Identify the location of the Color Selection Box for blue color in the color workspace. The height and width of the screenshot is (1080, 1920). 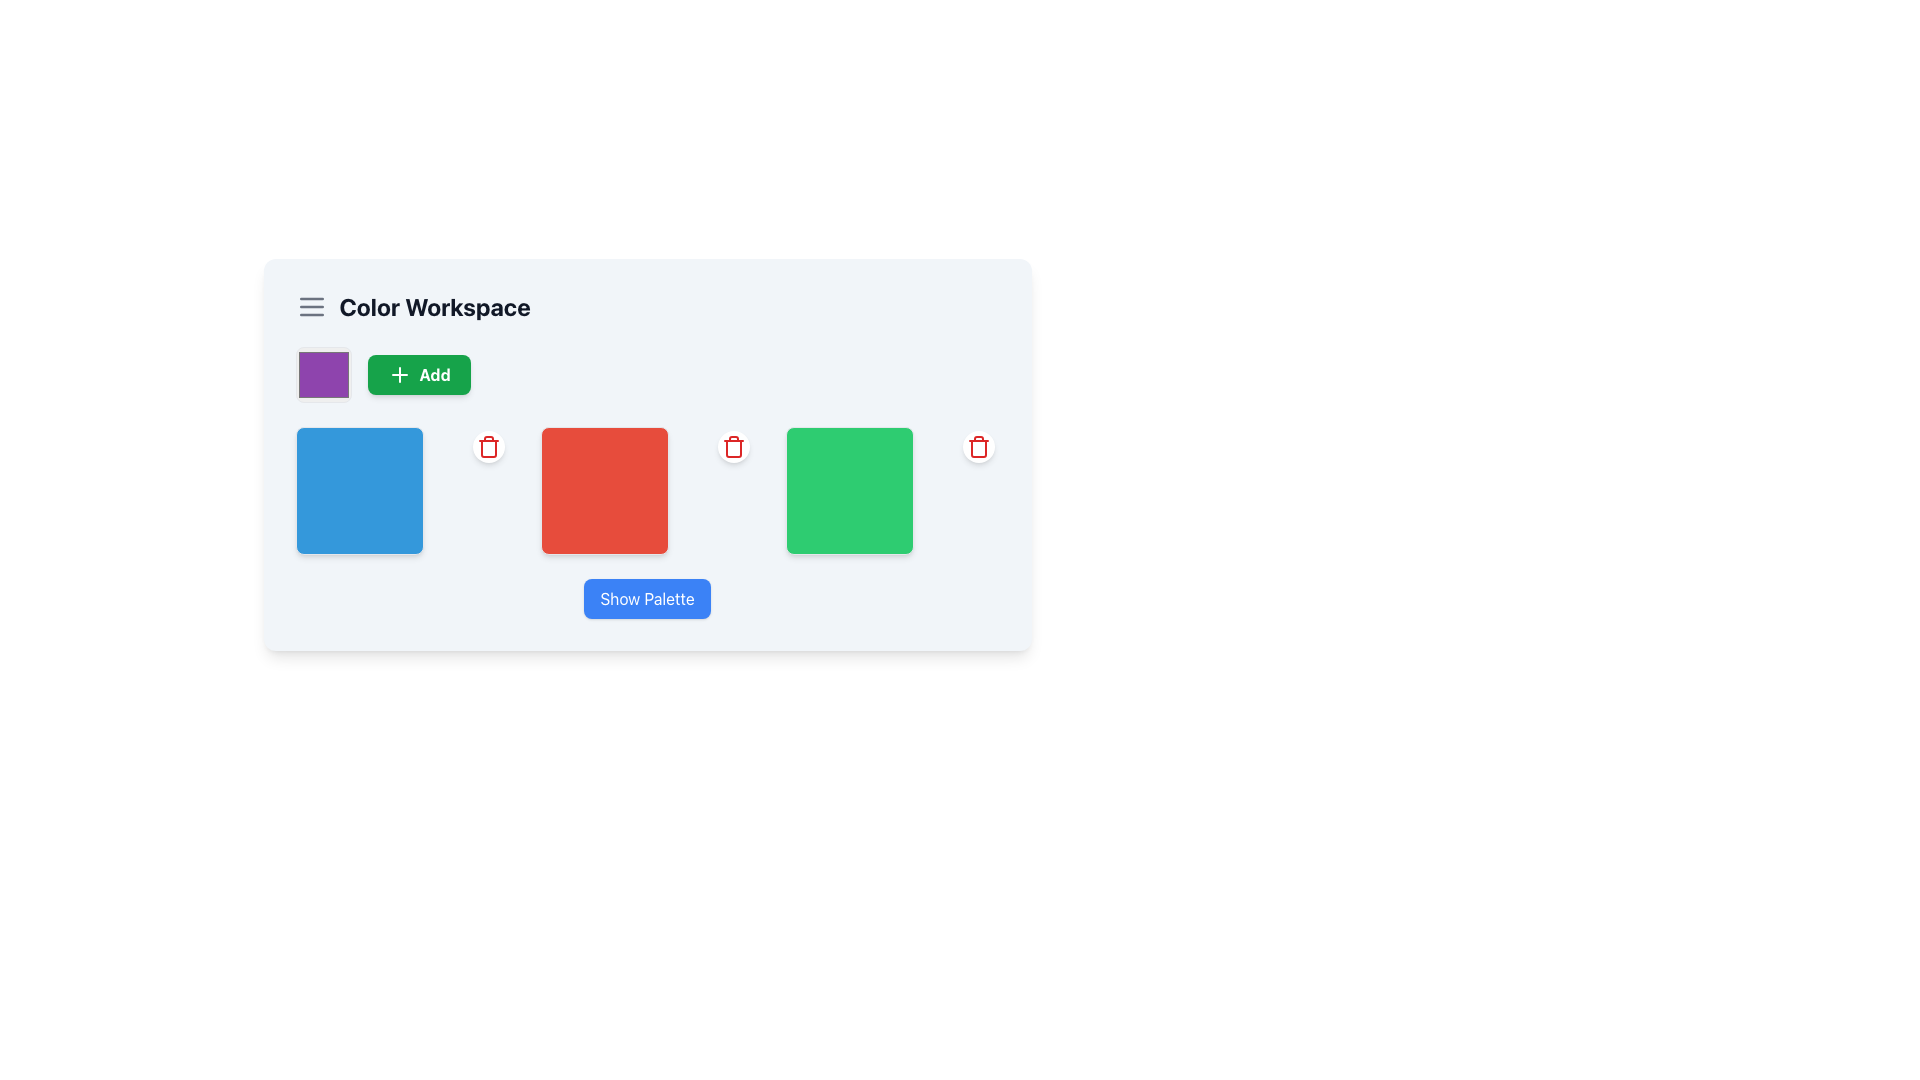
(359, 490).